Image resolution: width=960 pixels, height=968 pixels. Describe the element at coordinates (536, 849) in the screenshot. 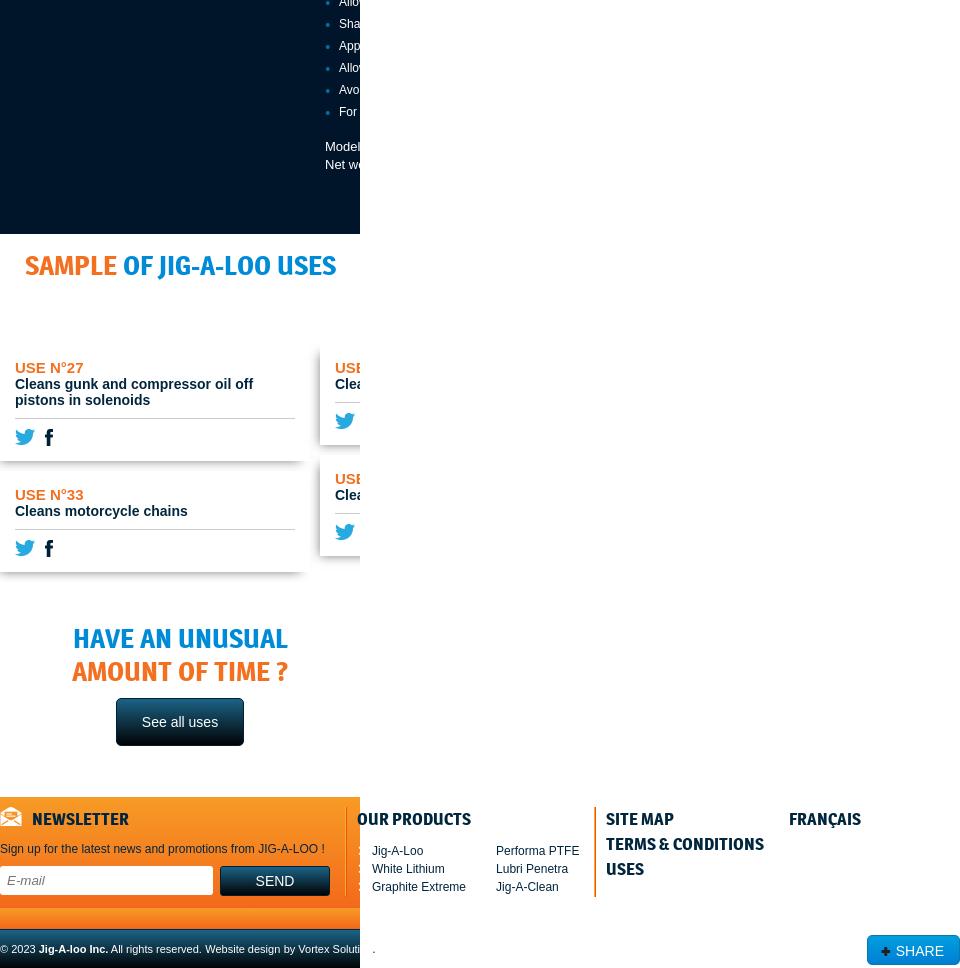

I see `'Performa PTFE'` at that location.